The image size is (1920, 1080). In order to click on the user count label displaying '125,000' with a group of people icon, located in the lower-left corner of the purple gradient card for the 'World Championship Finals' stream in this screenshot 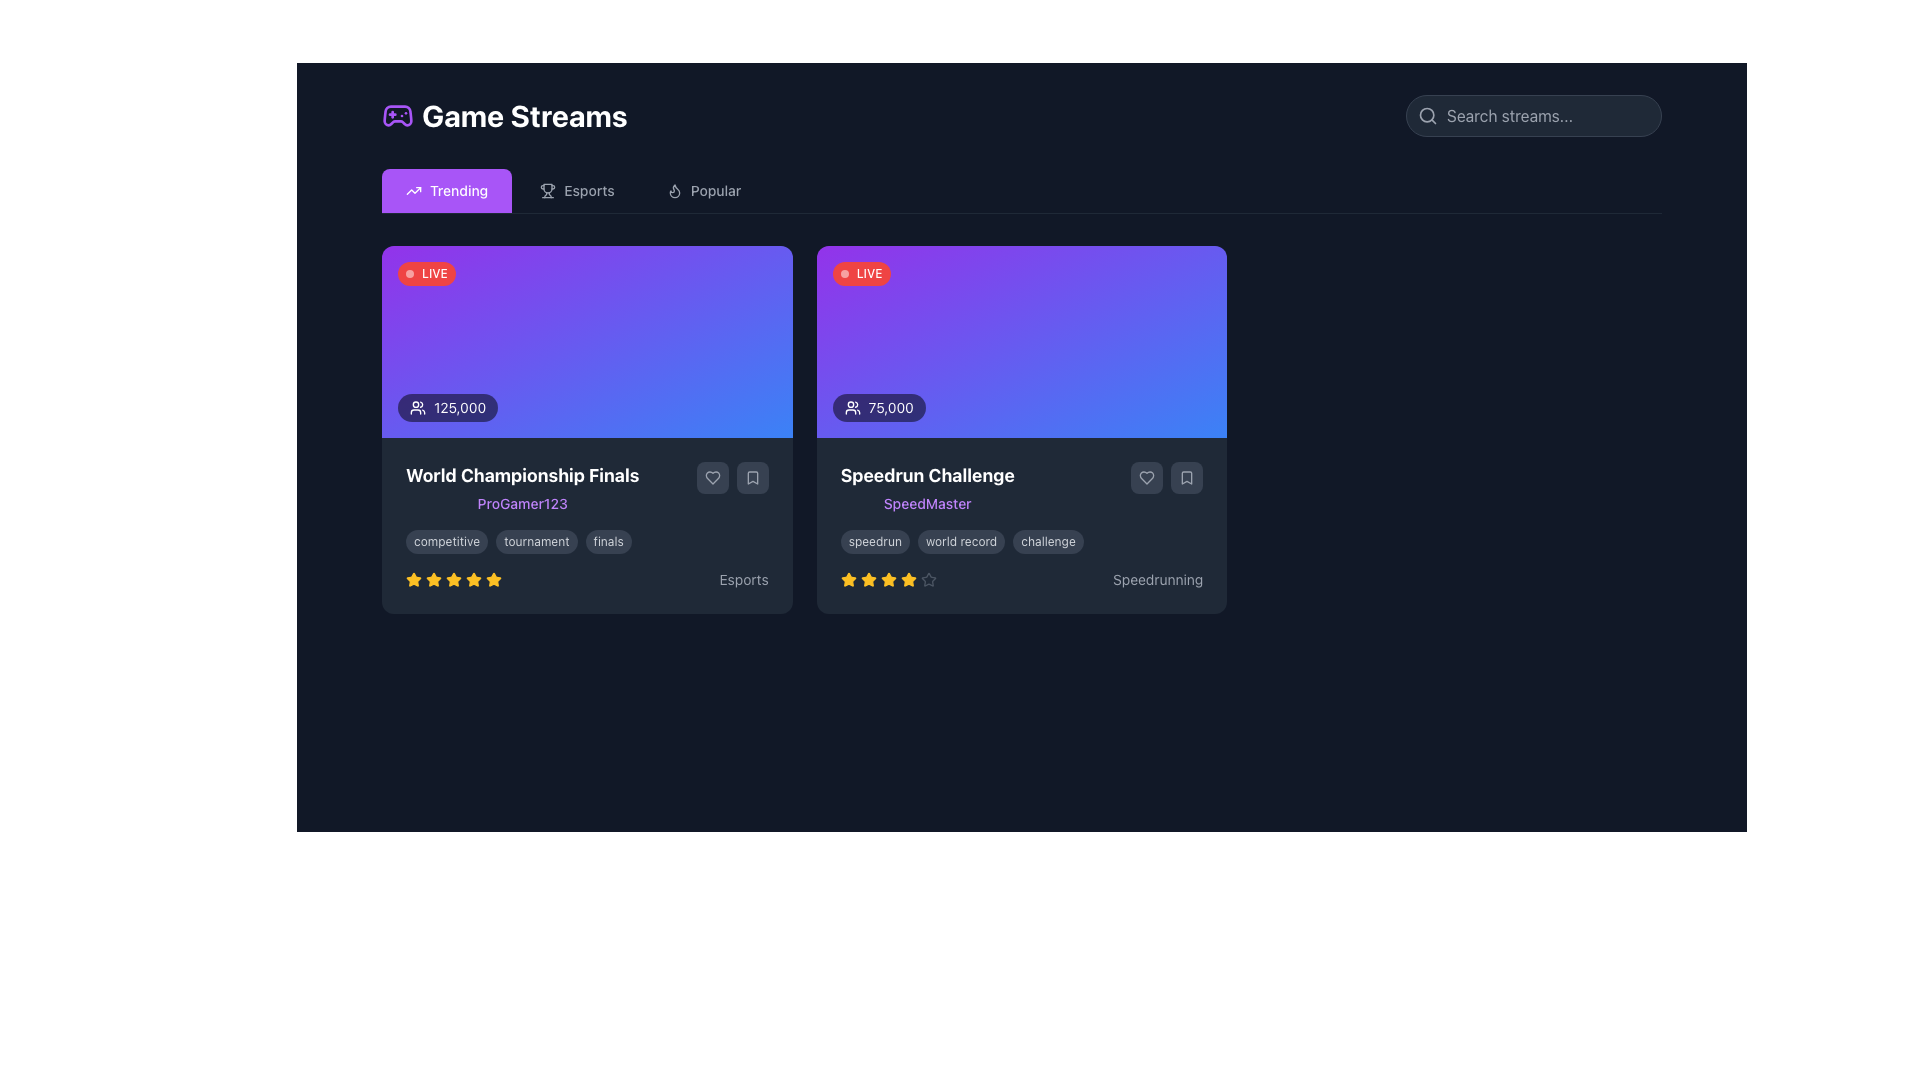, I will do `click(447, 407)`.